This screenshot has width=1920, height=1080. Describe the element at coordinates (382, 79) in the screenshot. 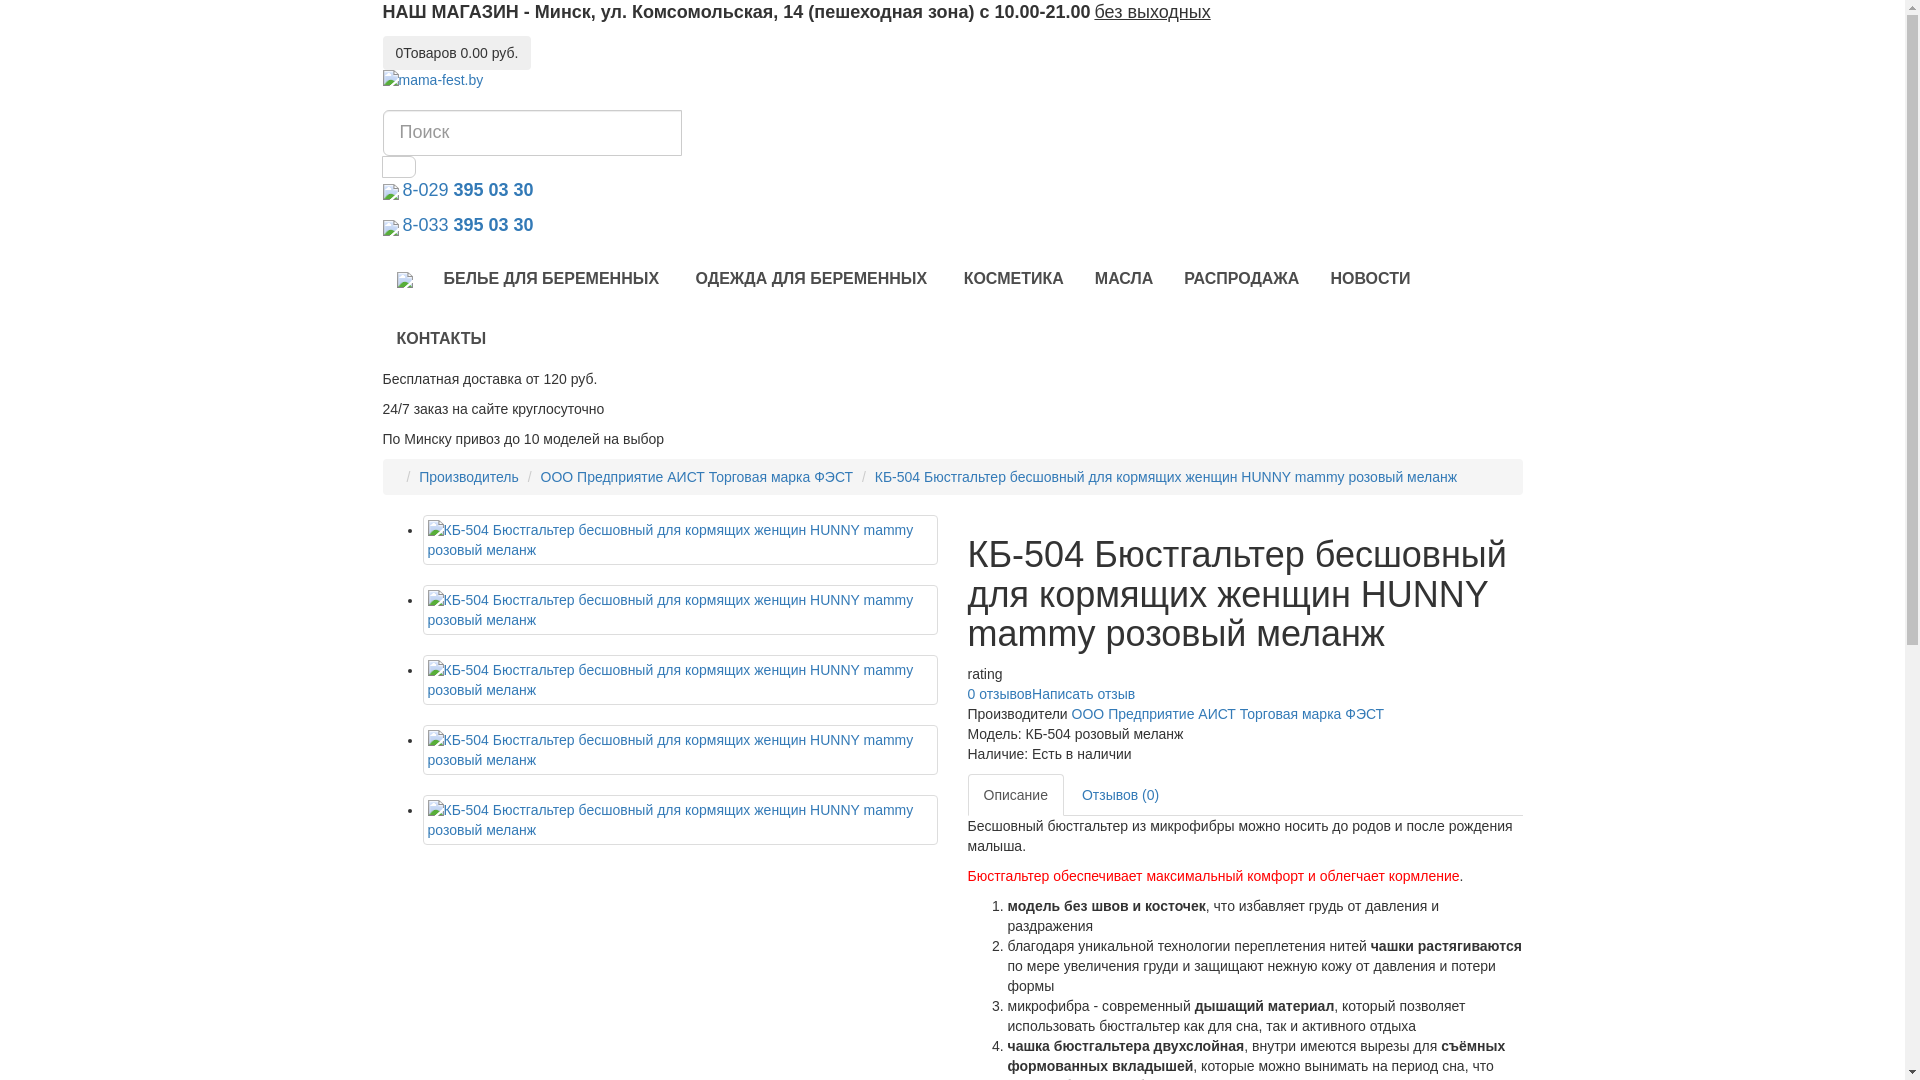

I see `'mama-fest.by'` at that location.